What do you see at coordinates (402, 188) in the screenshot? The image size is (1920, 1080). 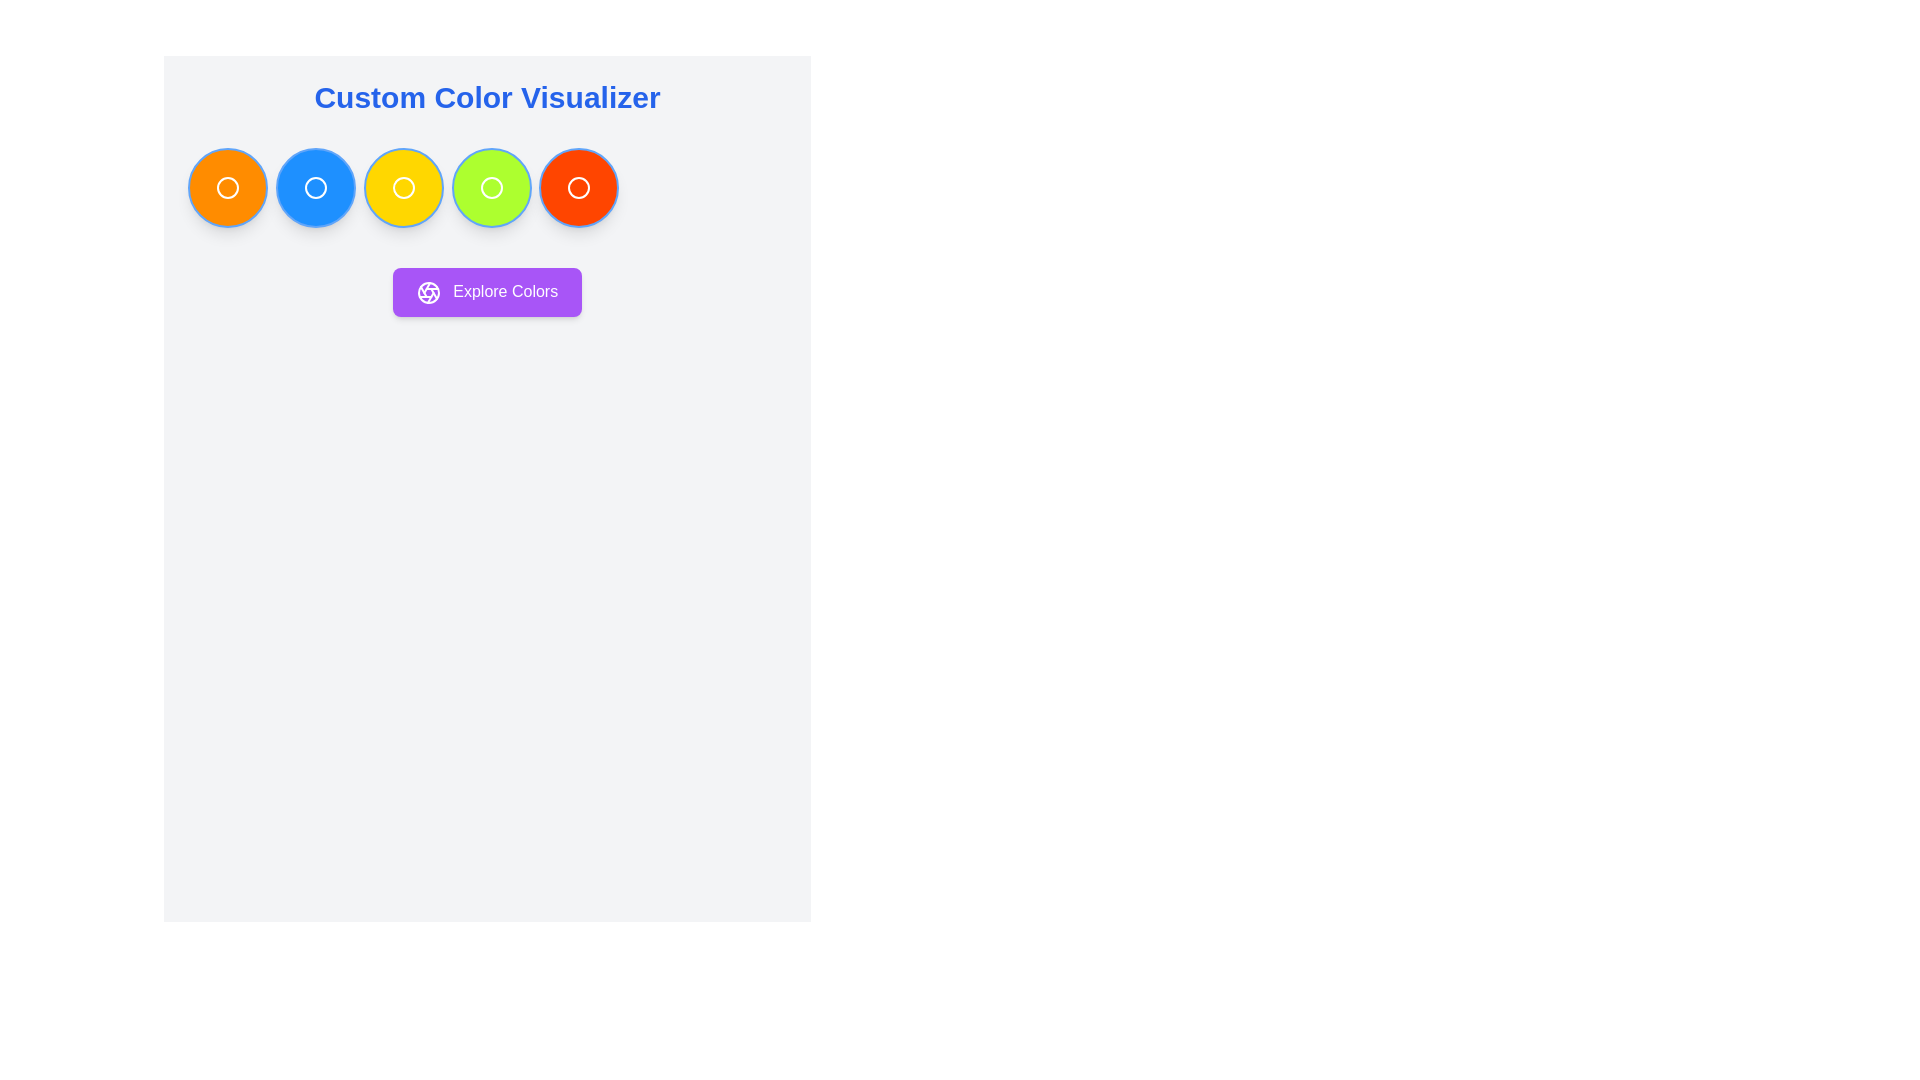 I see `the graphic circle icon filled with a vibrant yellow background surrounded by a blue border, which is the fourth item in the set of seven circles under 'Custom Color Visualizer'` at bounding box center [402, 188].